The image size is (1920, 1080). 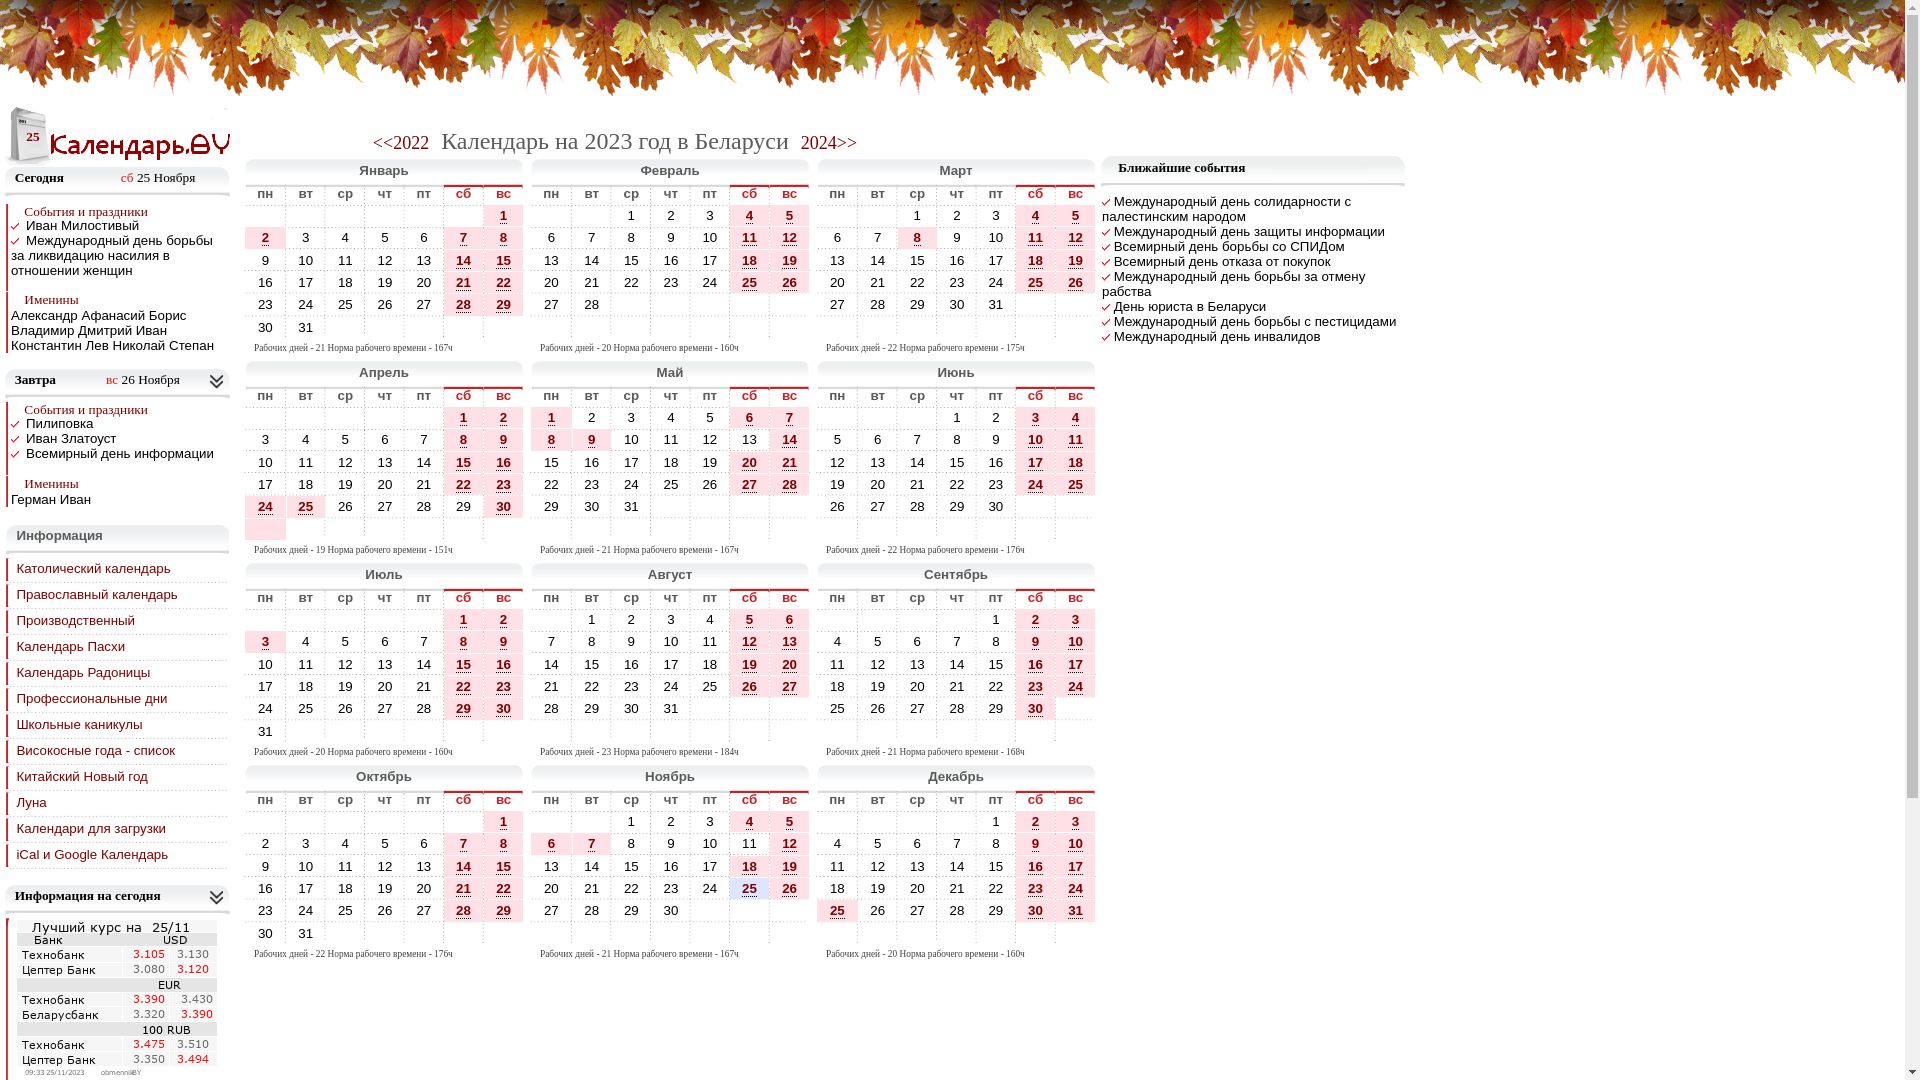 I want to click on '4', so click(x=748, y=215).